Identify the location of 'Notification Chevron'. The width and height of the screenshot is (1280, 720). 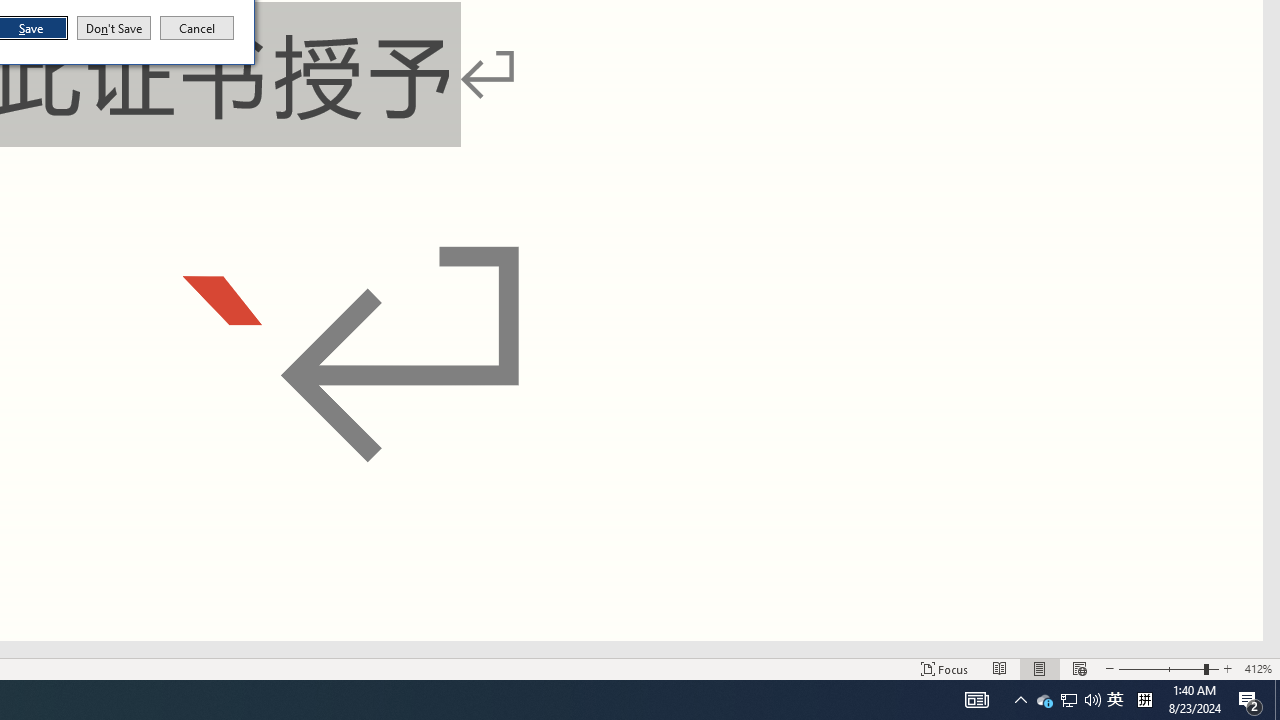
(1020, 698).